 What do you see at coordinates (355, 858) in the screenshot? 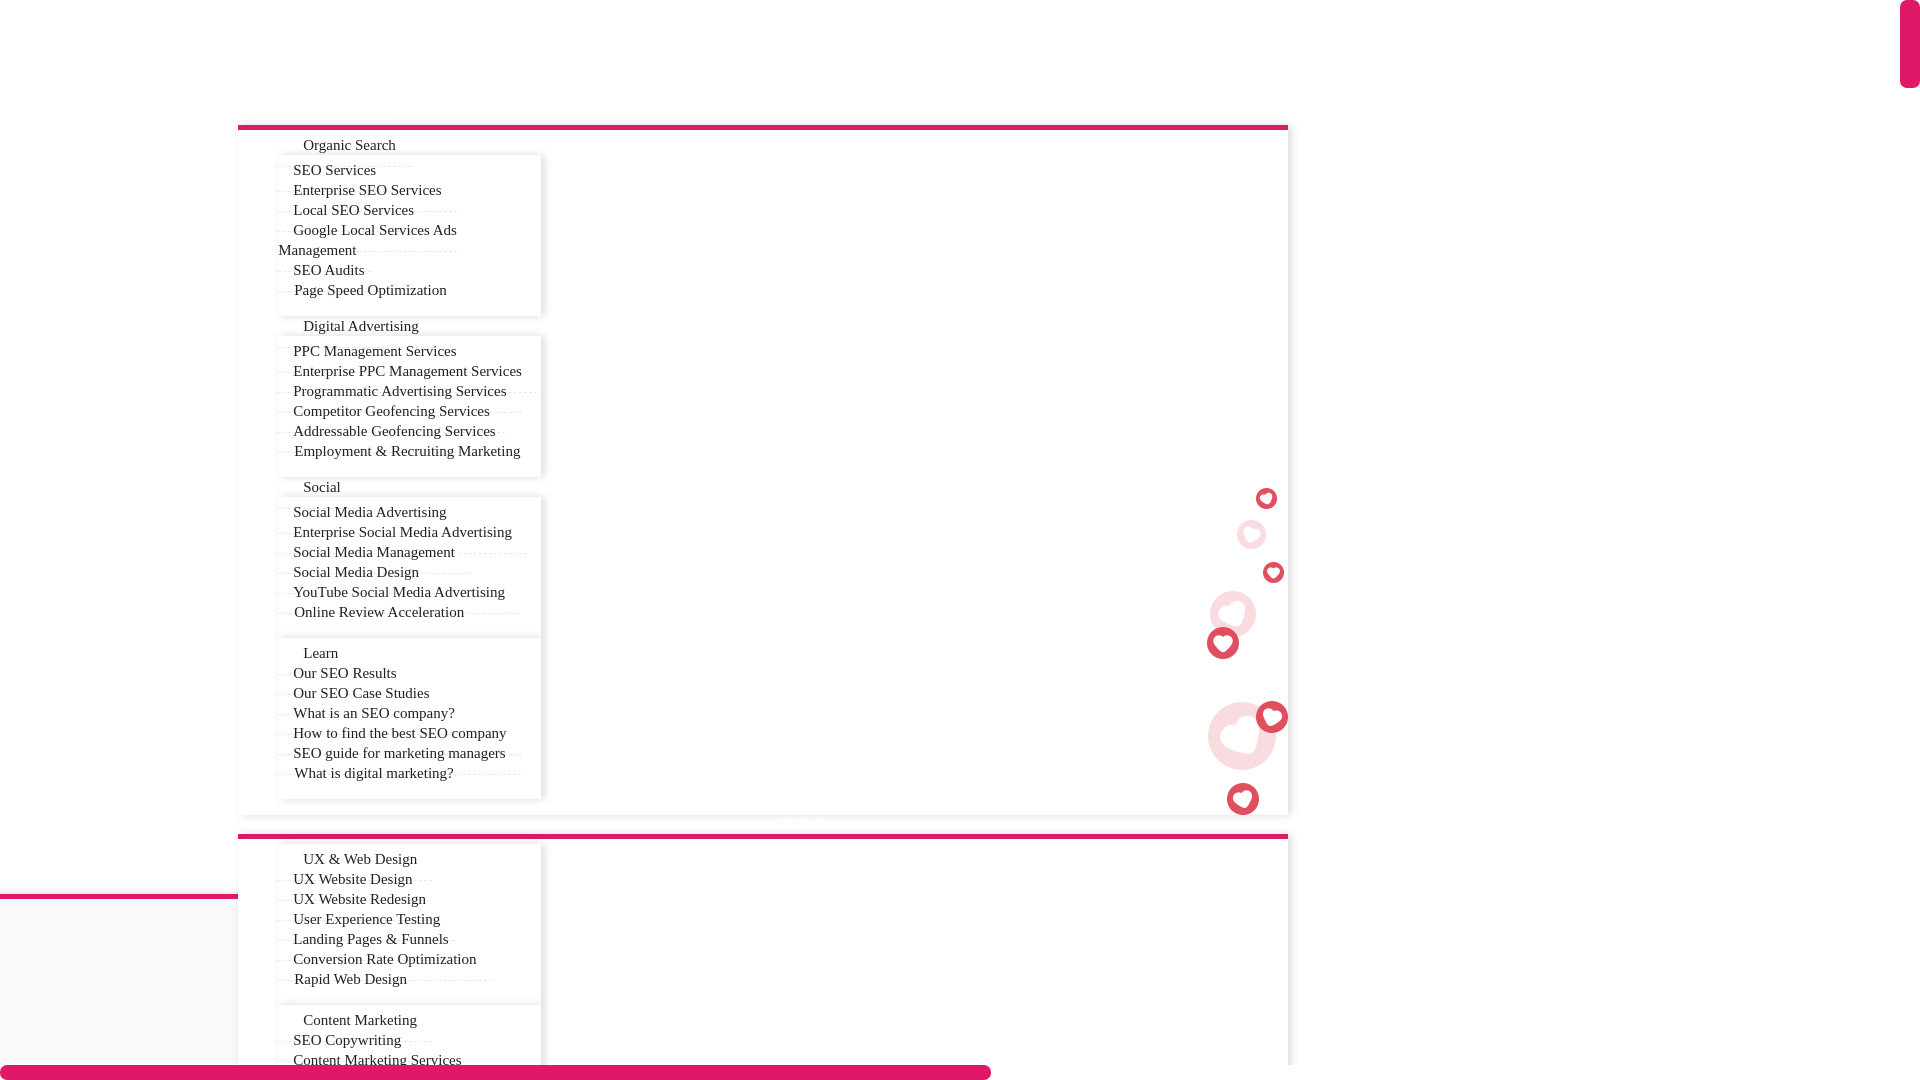
I see `'UX & Web Design'` at bounding box center [355, 858].